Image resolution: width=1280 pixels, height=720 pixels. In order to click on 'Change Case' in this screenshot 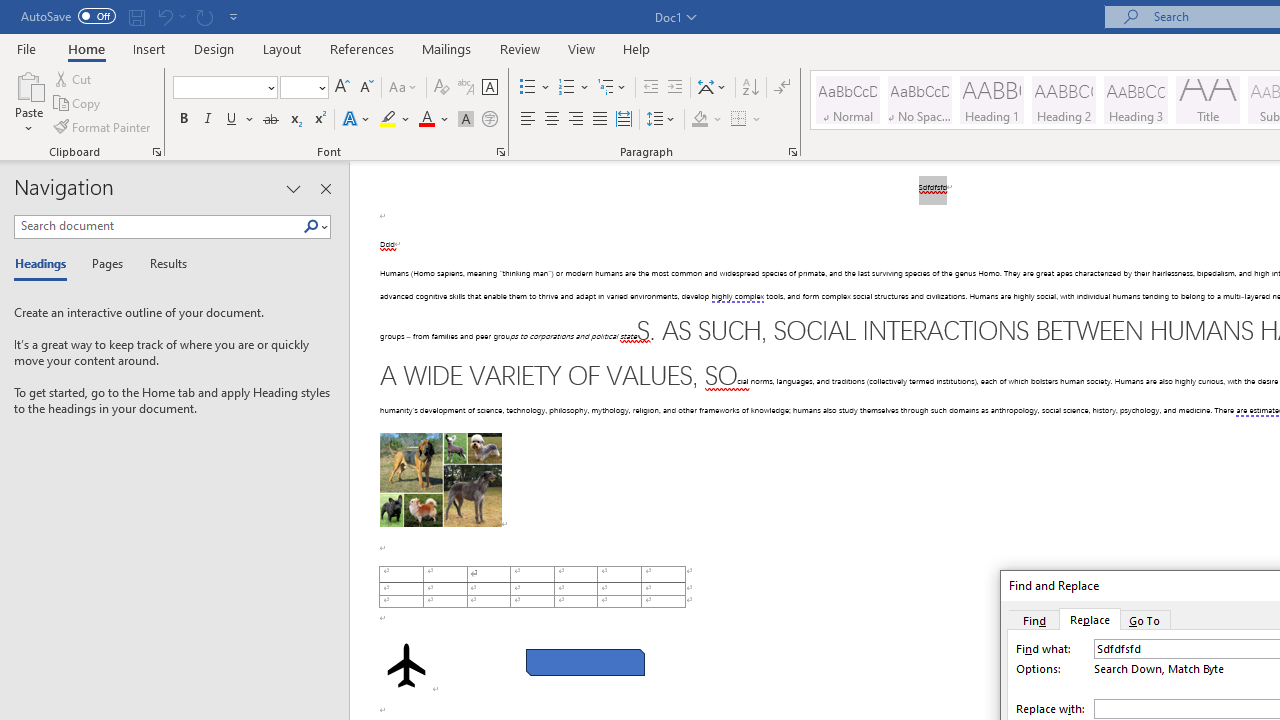, I will do `click(403, 86)`.